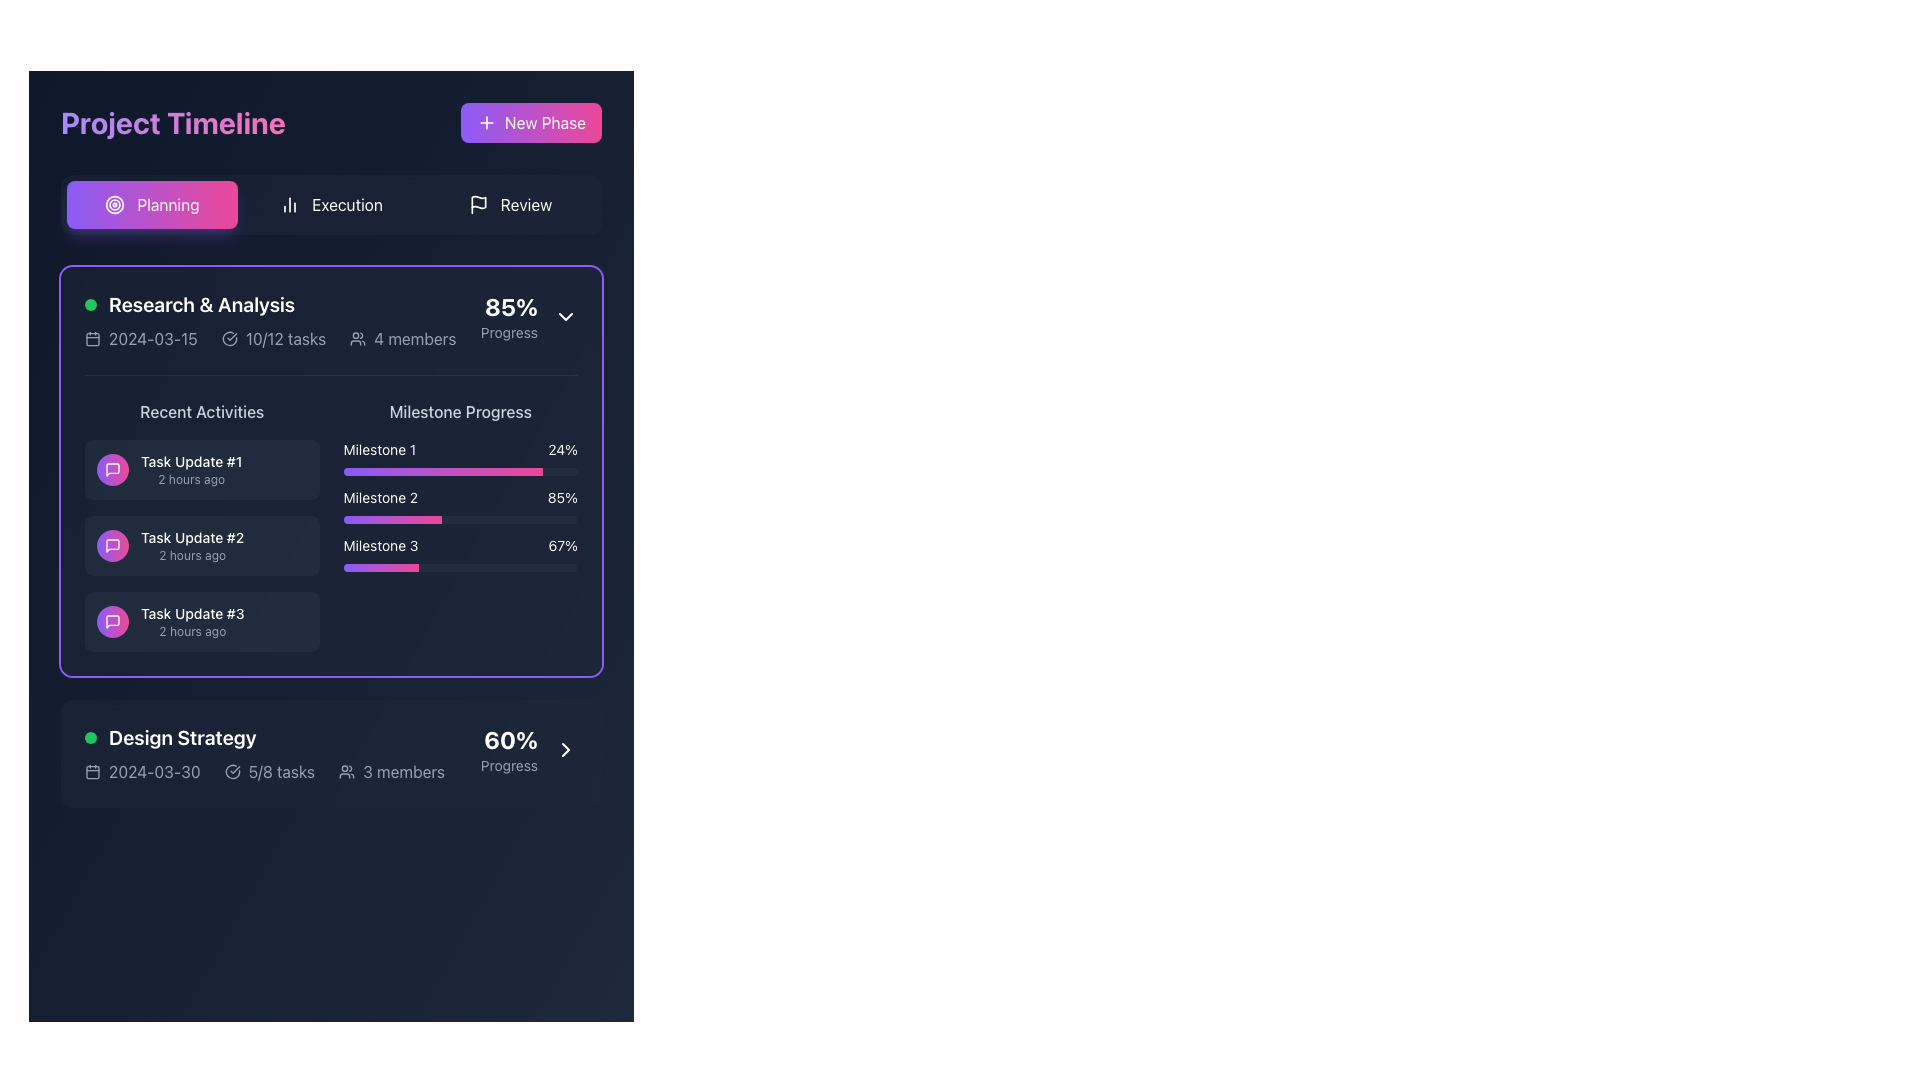 The image size is (1920, 1080). What do you see at coordinates (459, 554) in the screenshot?
I see `the progress visually by focusing on the third milestone progress bar labeled 'Milestone 3', which shows a completion percentage of '67%' and is styled with a gradient from violet to pink` at bounding box center [459, 554].